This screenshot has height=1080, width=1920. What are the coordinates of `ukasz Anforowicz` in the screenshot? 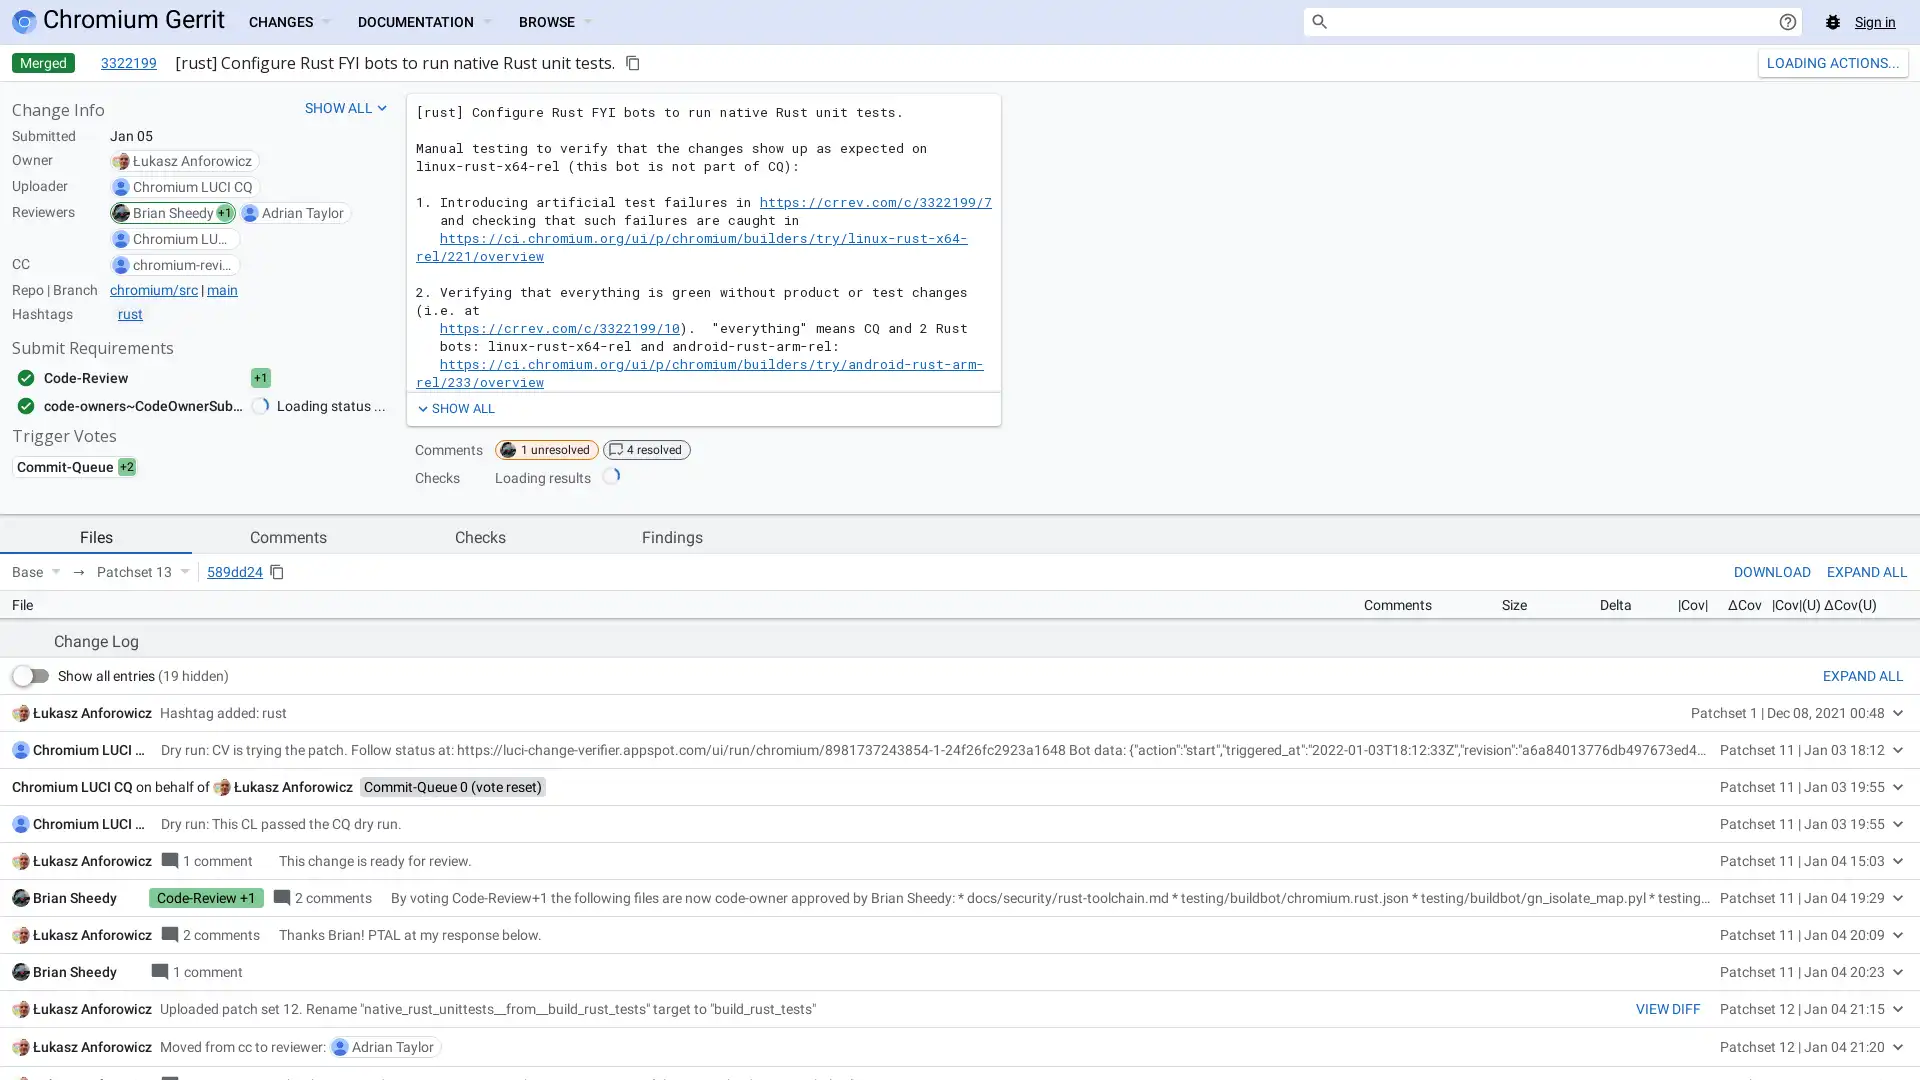 It's located at (91, 987).